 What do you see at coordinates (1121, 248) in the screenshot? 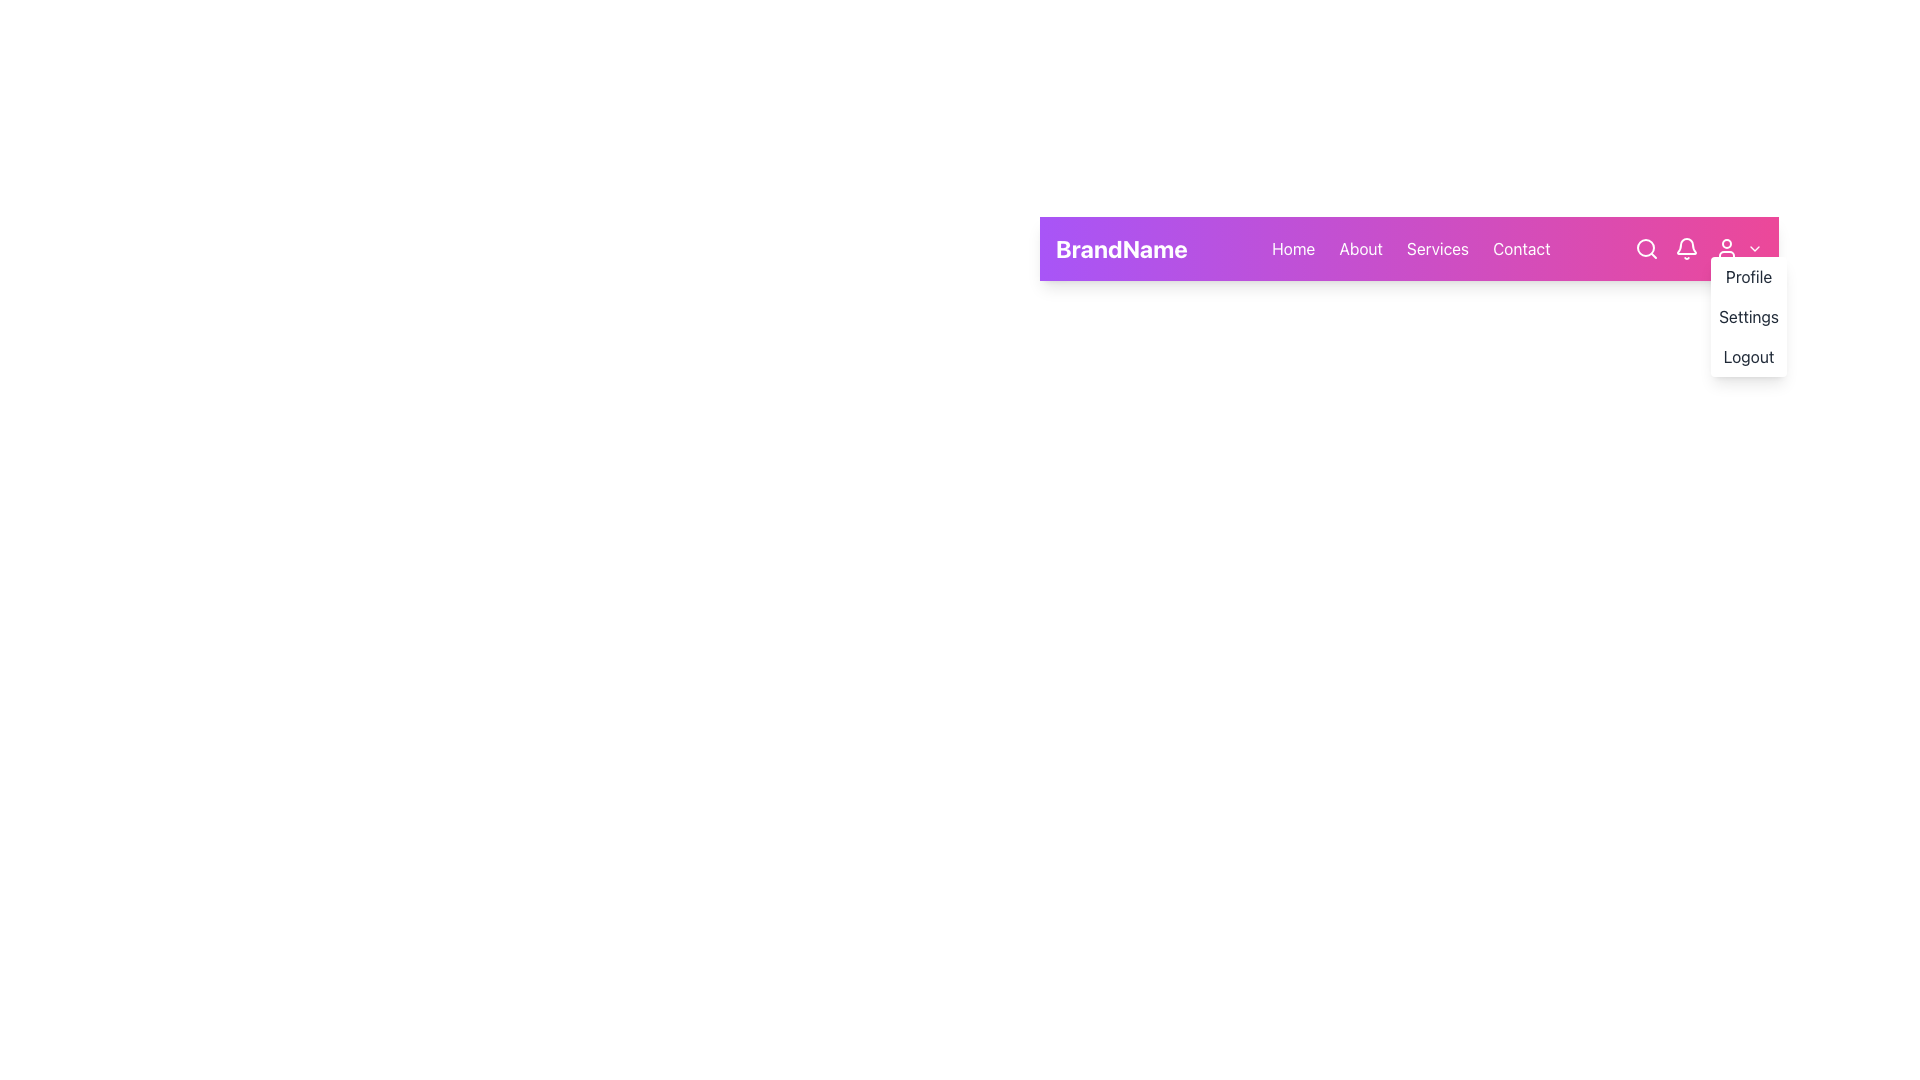
I see `the brand's visual identifier text label on the navigation bar` at bounding box center [1121, 248].